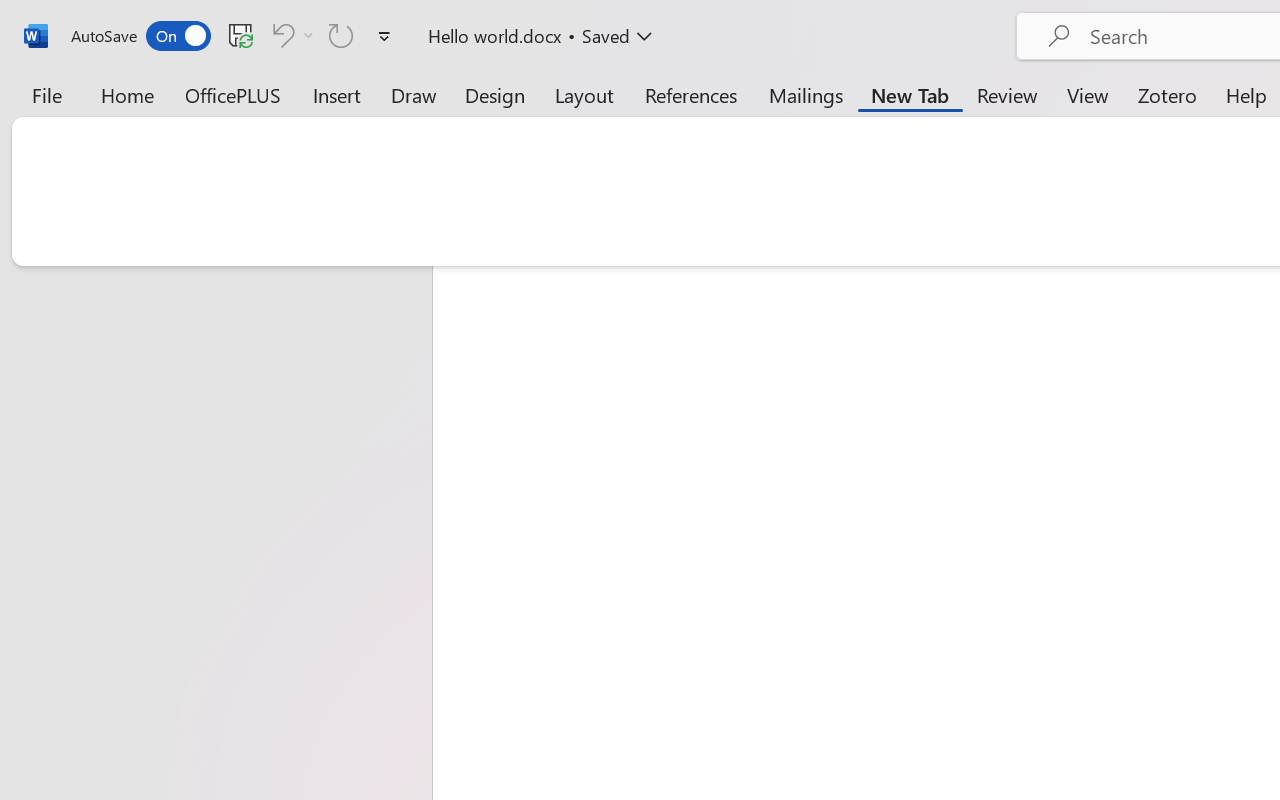 This screenshot has width=1280, height=800. I want to click on 'Can', so click(279, 34).